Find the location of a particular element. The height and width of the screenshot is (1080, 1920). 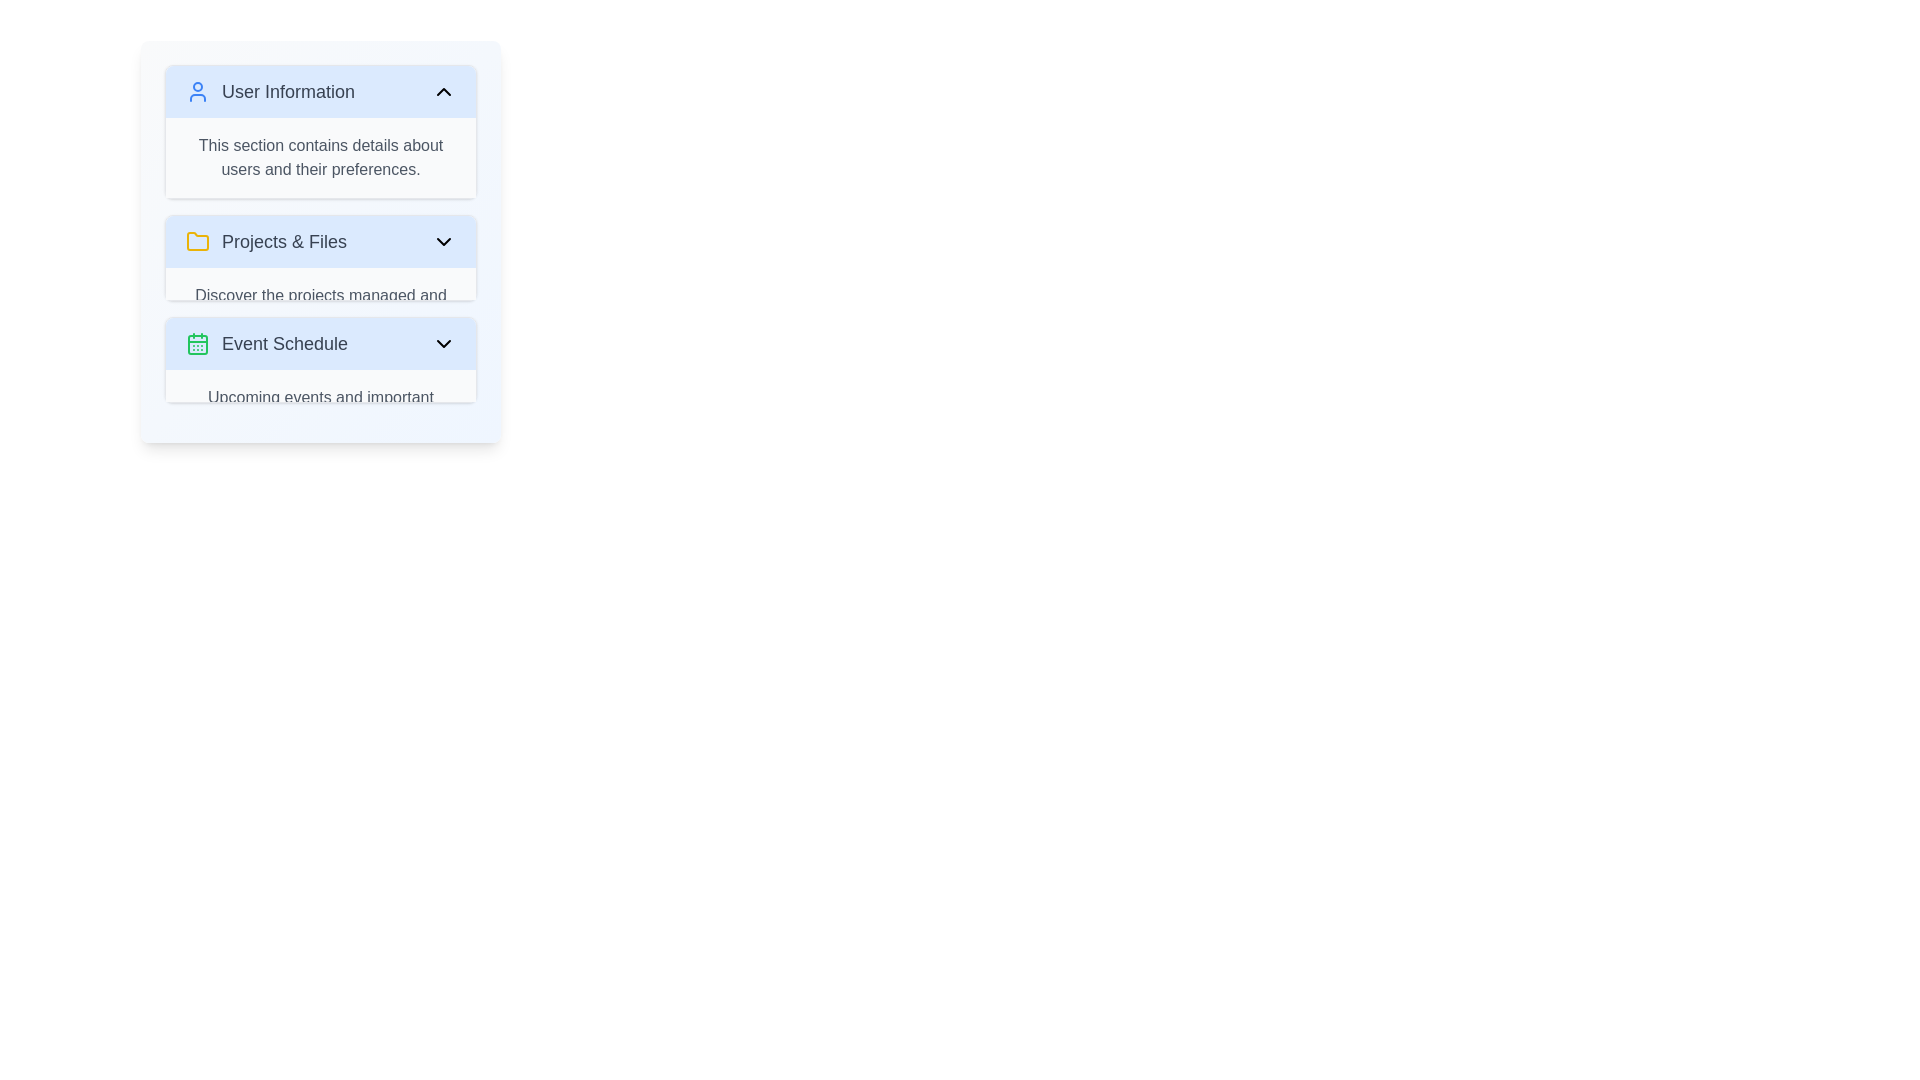

the 'Event Schedule' icon, which is an SVG depicting a calendar, located in the third section of the list is located at coordinates (197, 342).